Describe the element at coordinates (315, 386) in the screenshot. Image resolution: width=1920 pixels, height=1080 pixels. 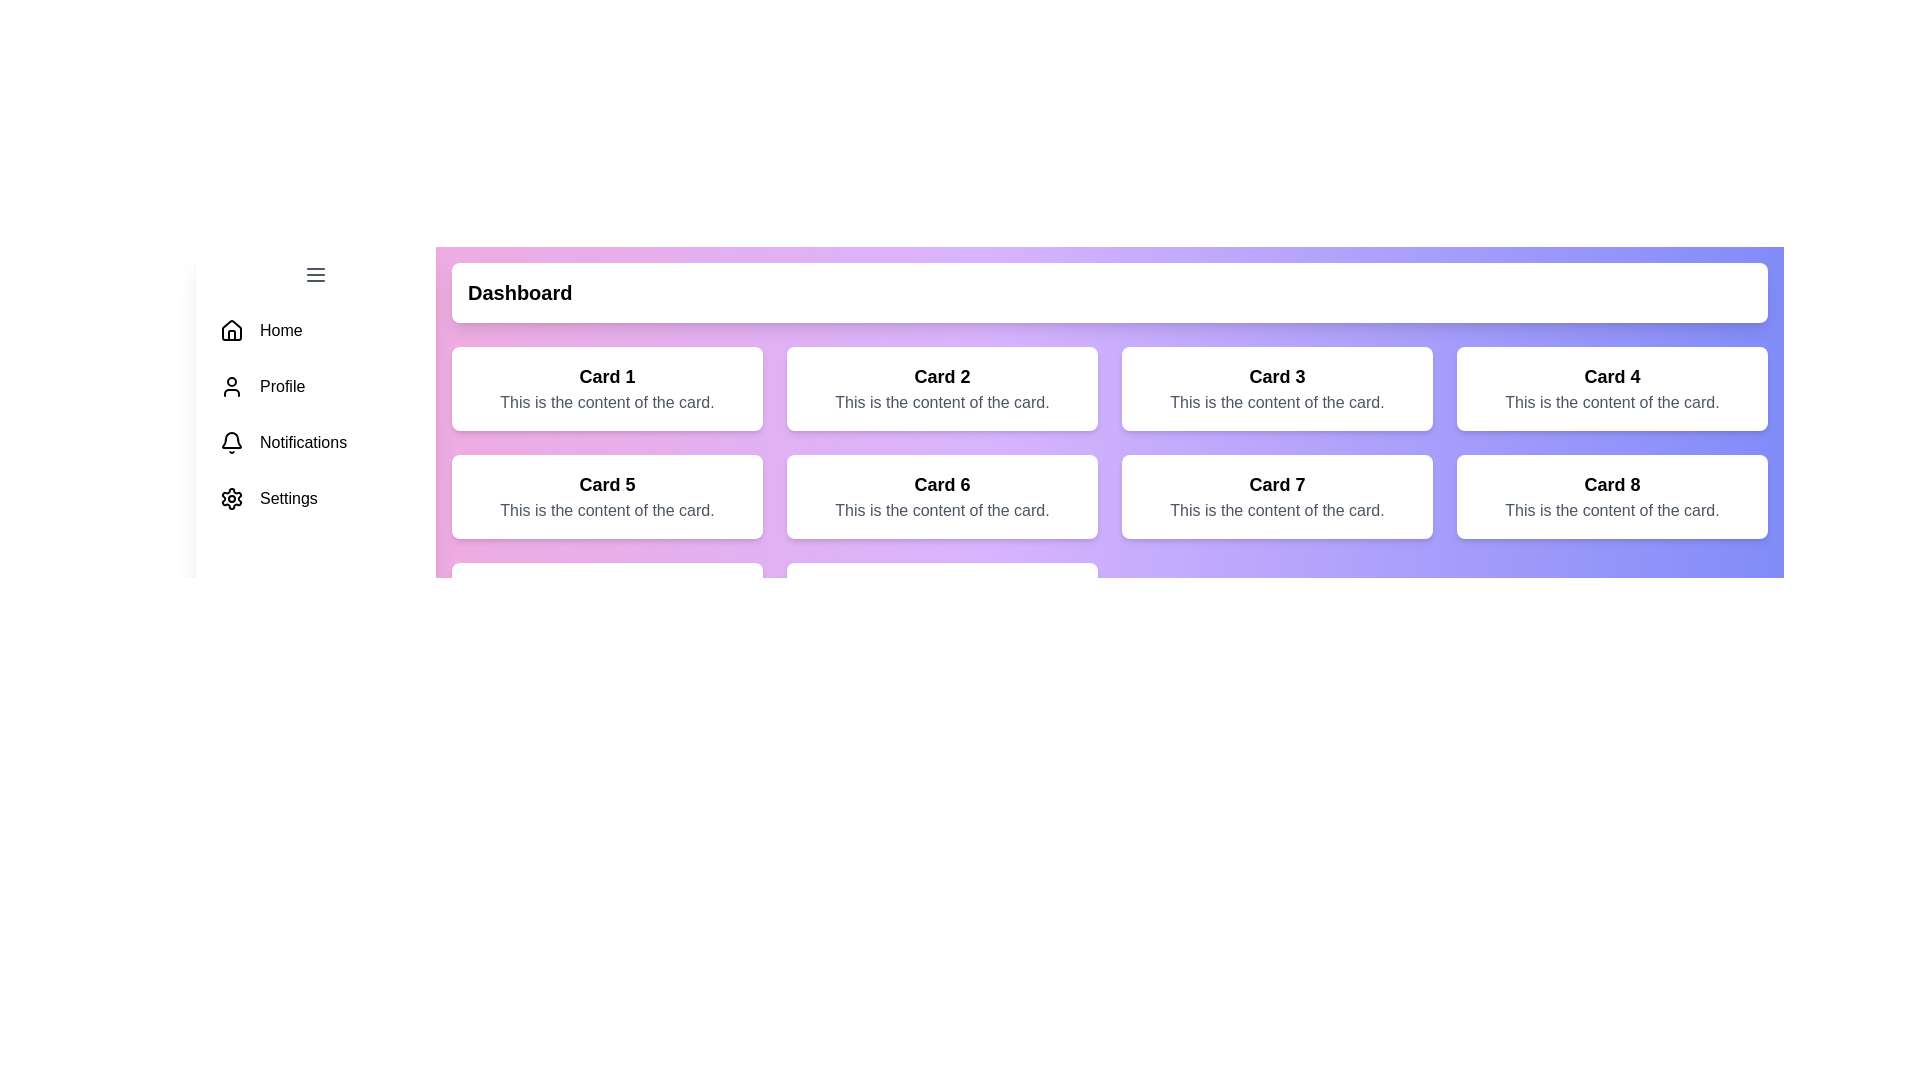
I see `the menu item Profile to navigate` at that location.